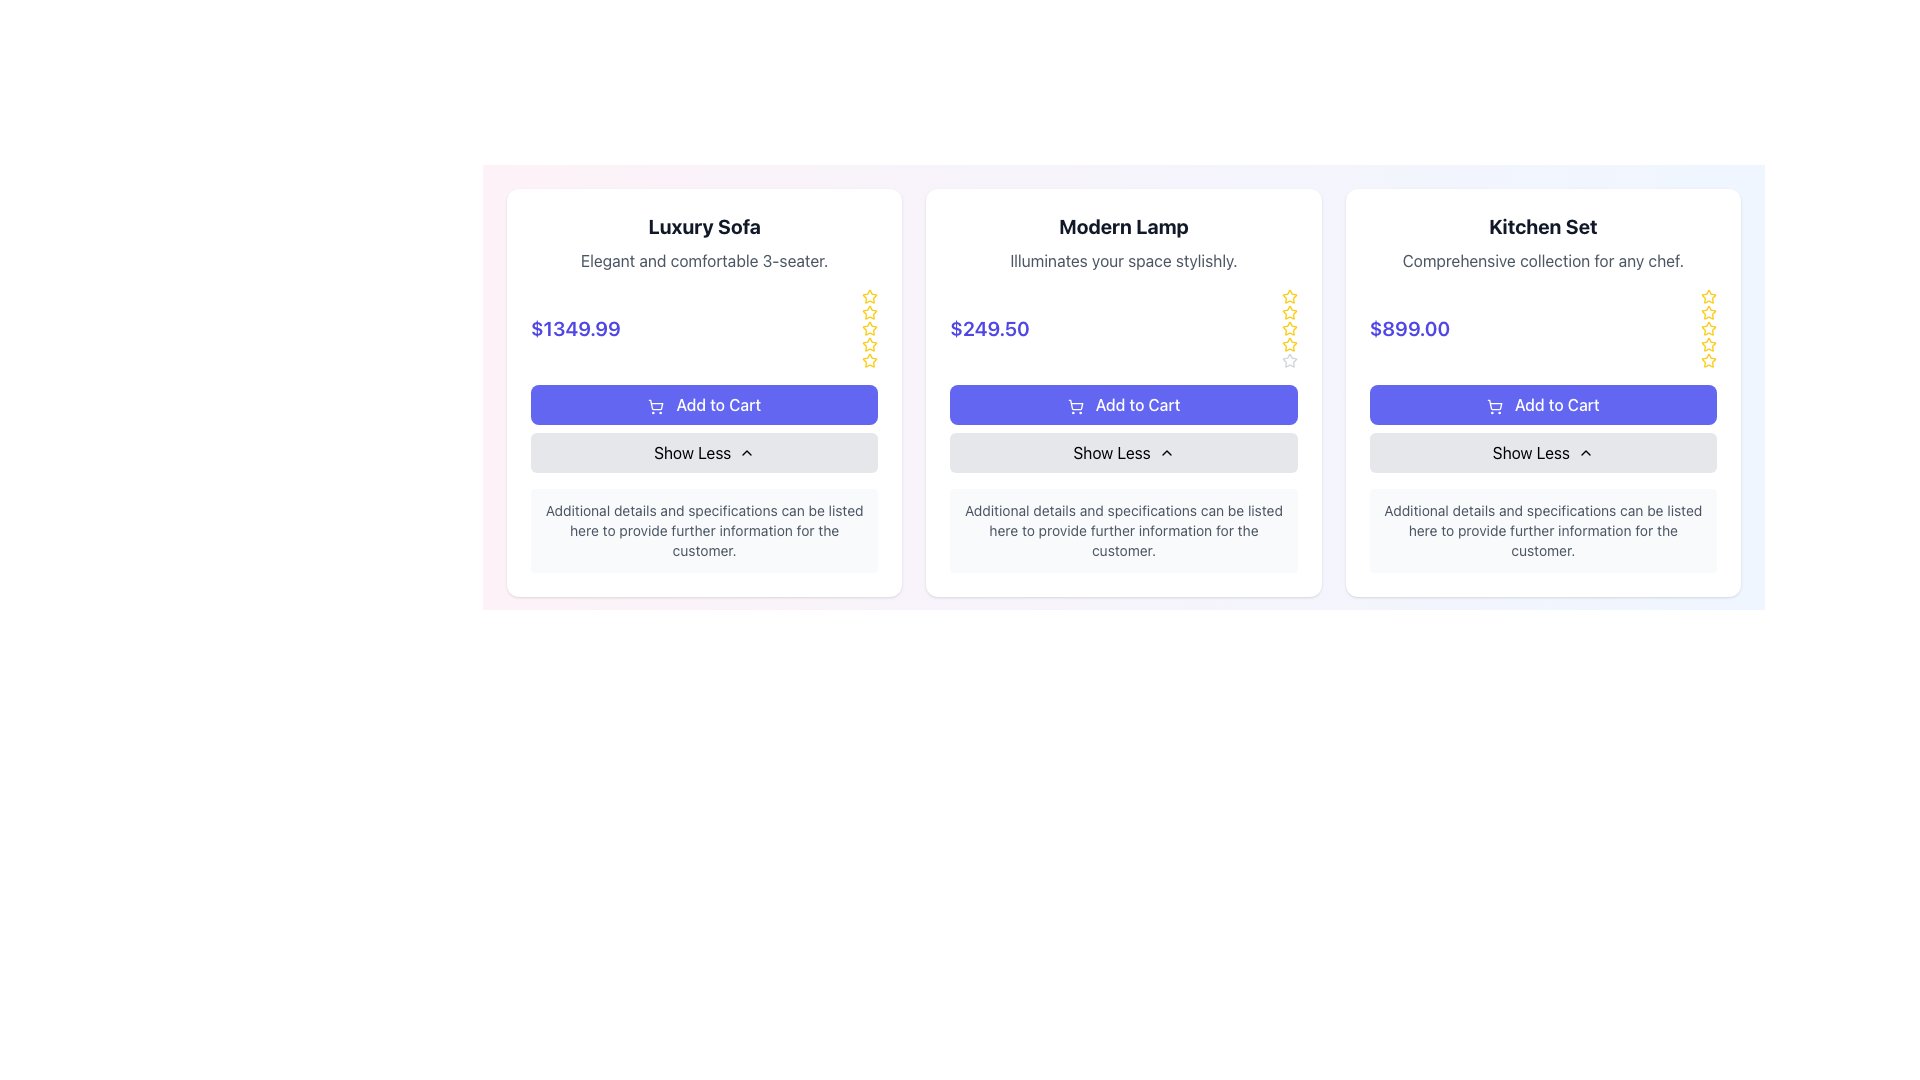  Describe the element at coordinates (1530, 452) in the screenshot. I see `the text content of the label indicating the function of collapsing or hiding additional information related to the 'Kitchen Set', located within the gray rectangular button at the bottom of the 'Kitchen Set' card` at that location.